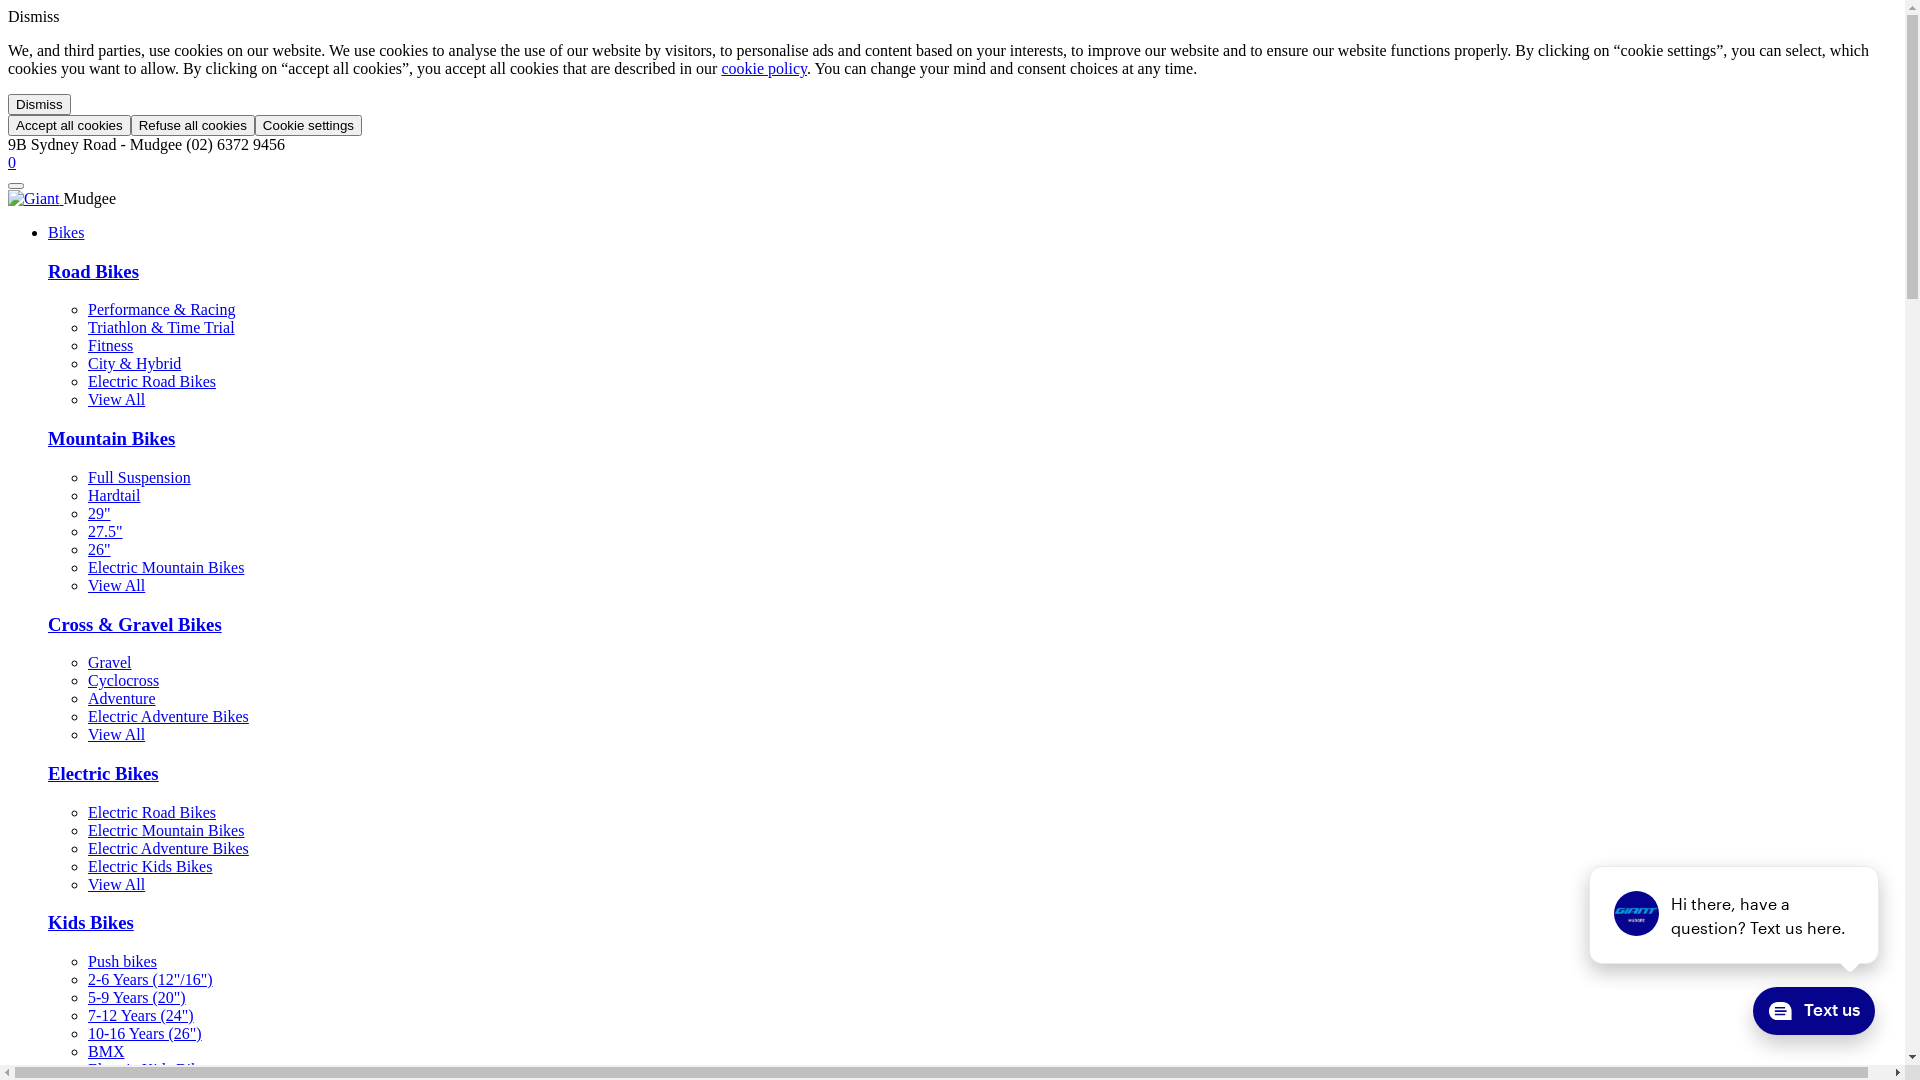 The height and width of the screenshot is (1080, 1920). What do you see at coordinates (162, 309) in the screenshot?
I see `'Performance & Racing'` at bounding box center [162, 309].